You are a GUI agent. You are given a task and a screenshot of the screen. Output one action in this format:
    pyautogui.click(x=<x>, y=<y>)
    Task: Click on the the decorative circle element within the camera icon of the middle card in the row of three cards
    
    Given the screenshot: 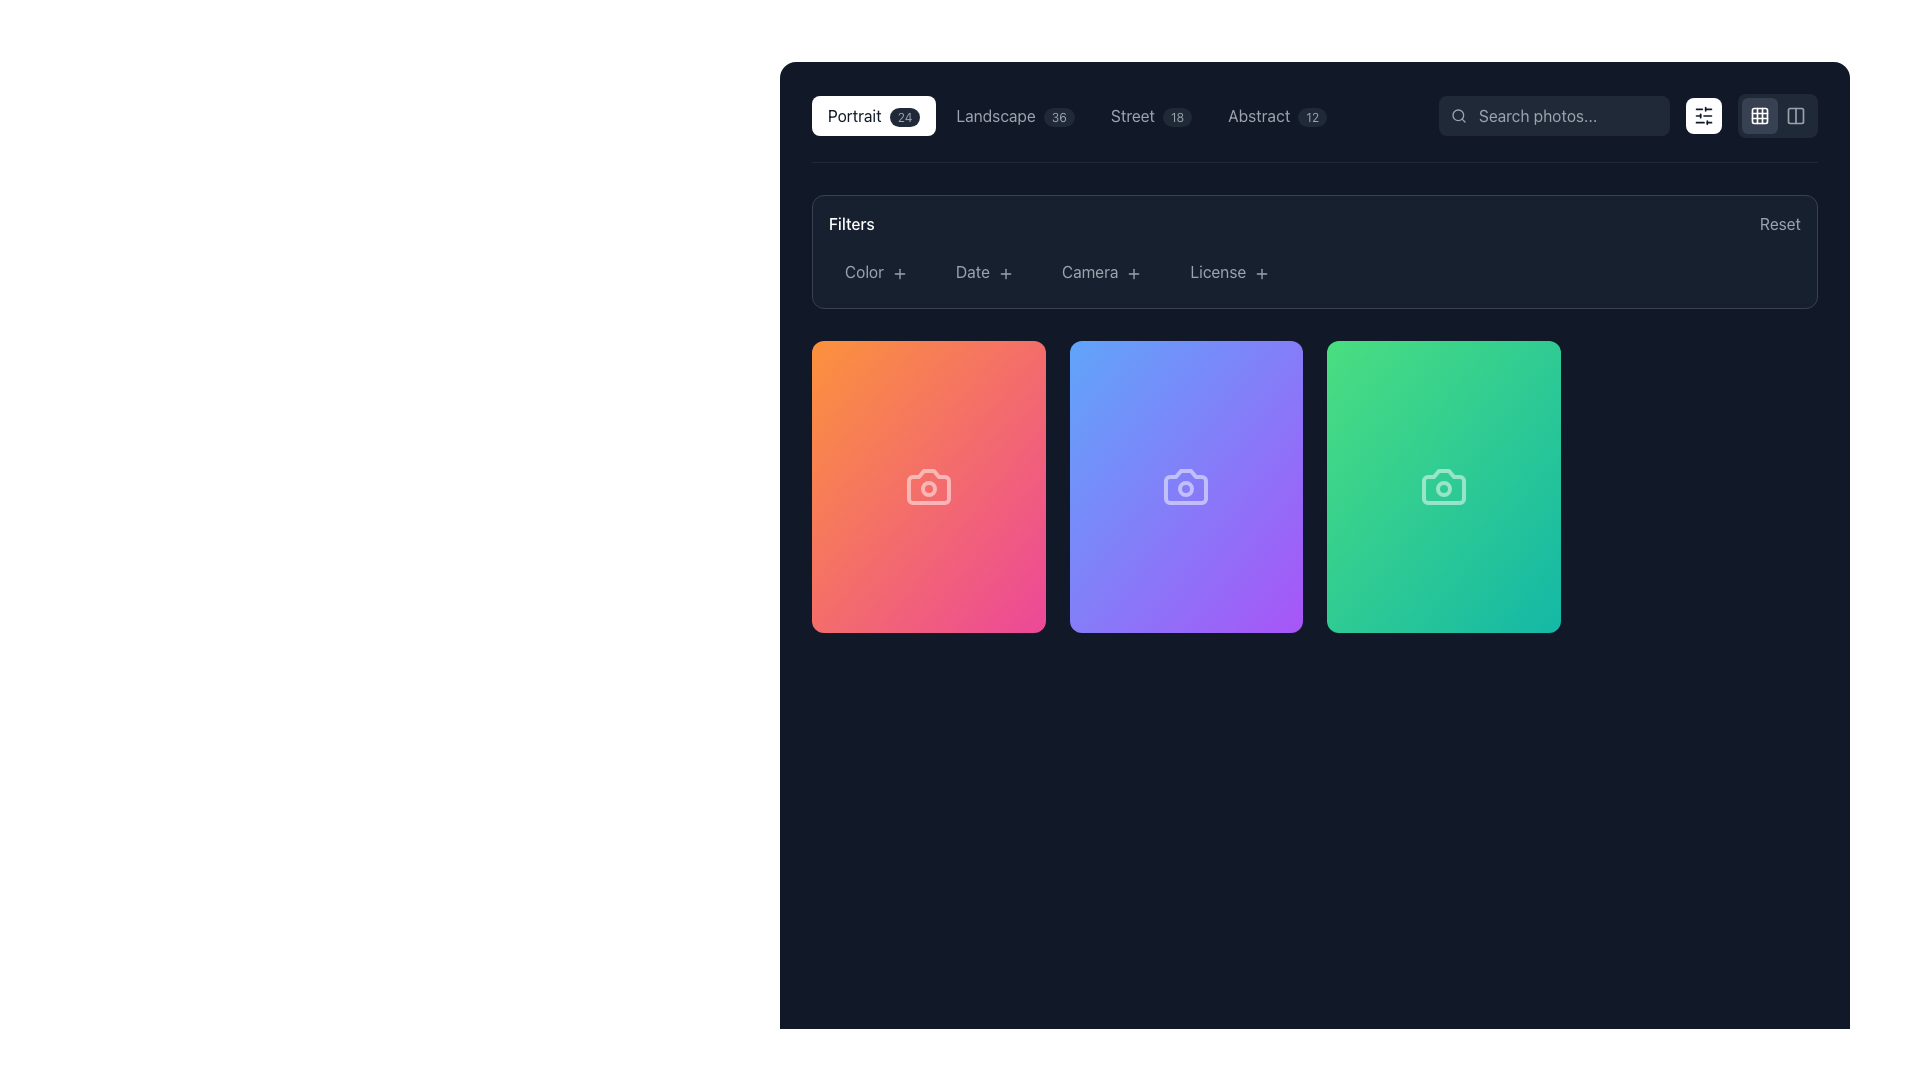 What is the action you would take?
    pyautogui.click(x=1186, y=488)
    